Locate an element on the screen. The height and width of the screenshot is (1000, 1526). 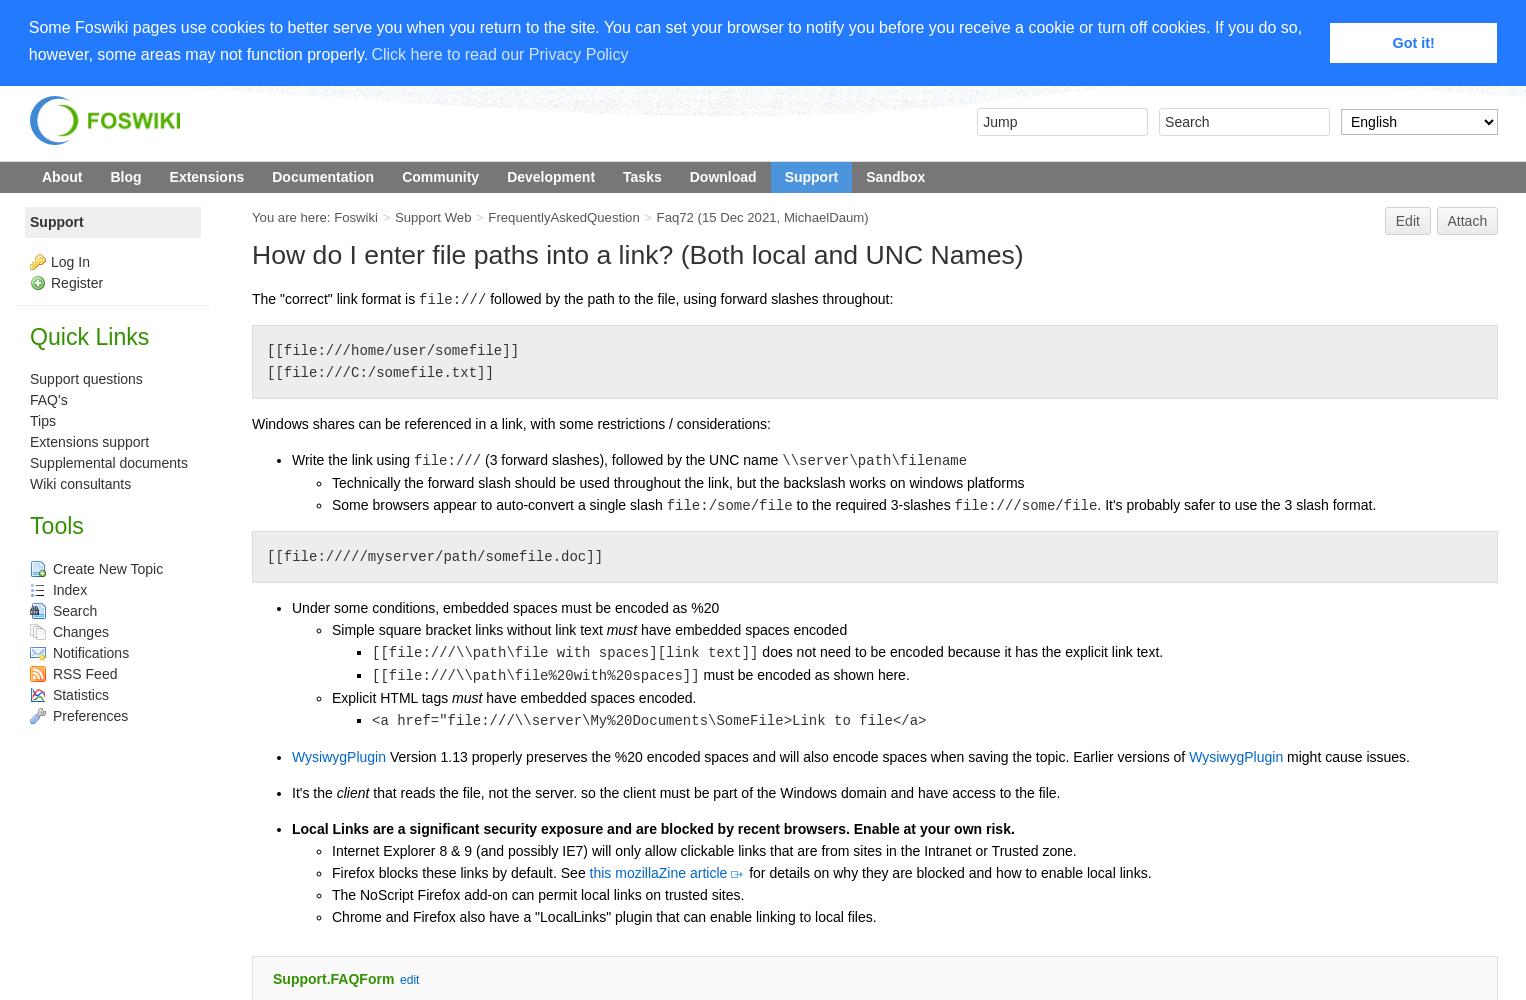
'MichaelDaum' is located at coordinates (823, 216).